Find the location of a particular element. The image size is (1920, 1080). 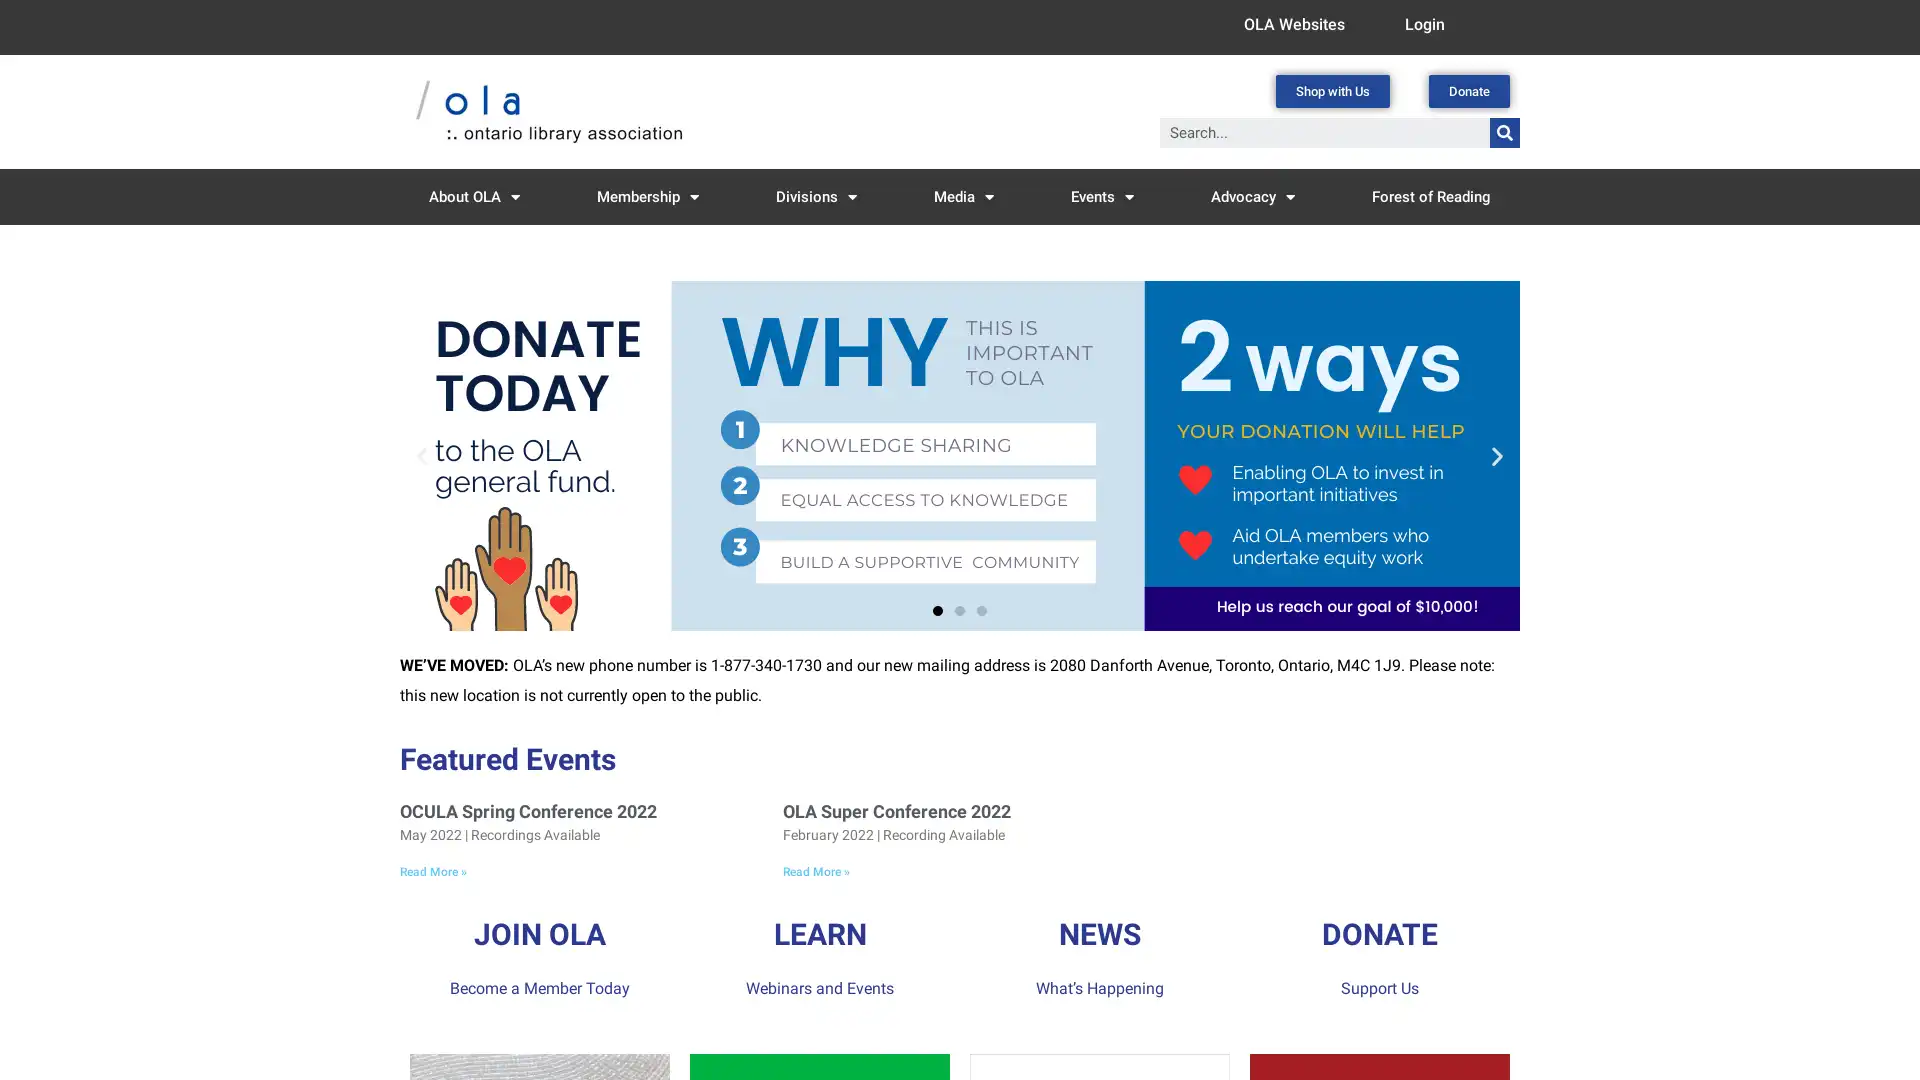

Next slide is located at coordinates (1497, 455).